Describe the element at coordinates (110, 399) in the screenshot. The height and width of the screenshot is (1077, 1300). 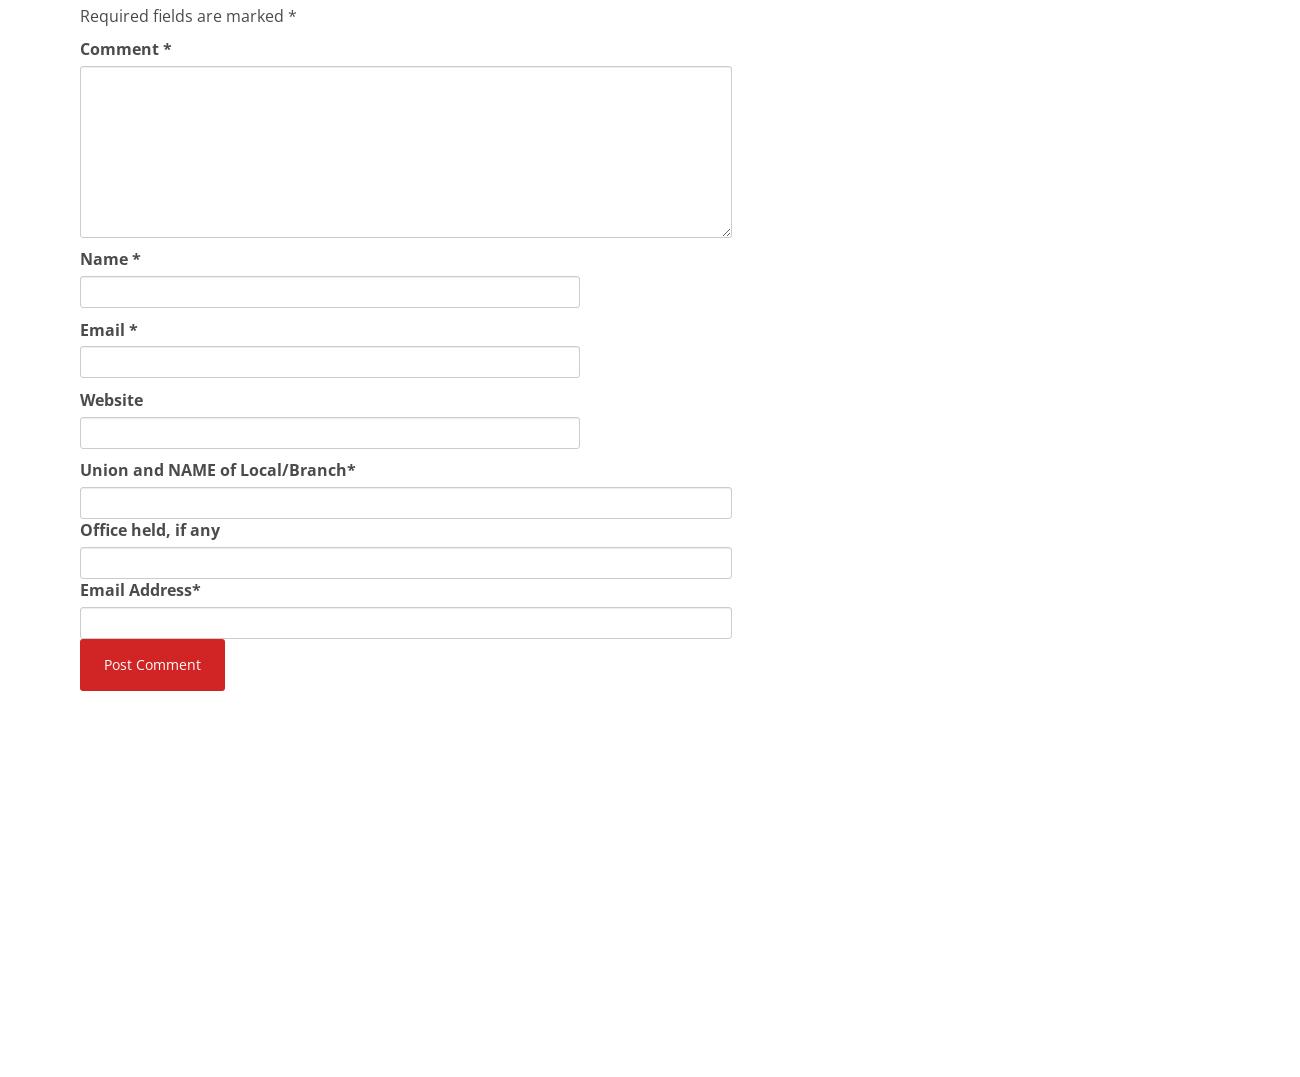
I see `'Website'` at that location.